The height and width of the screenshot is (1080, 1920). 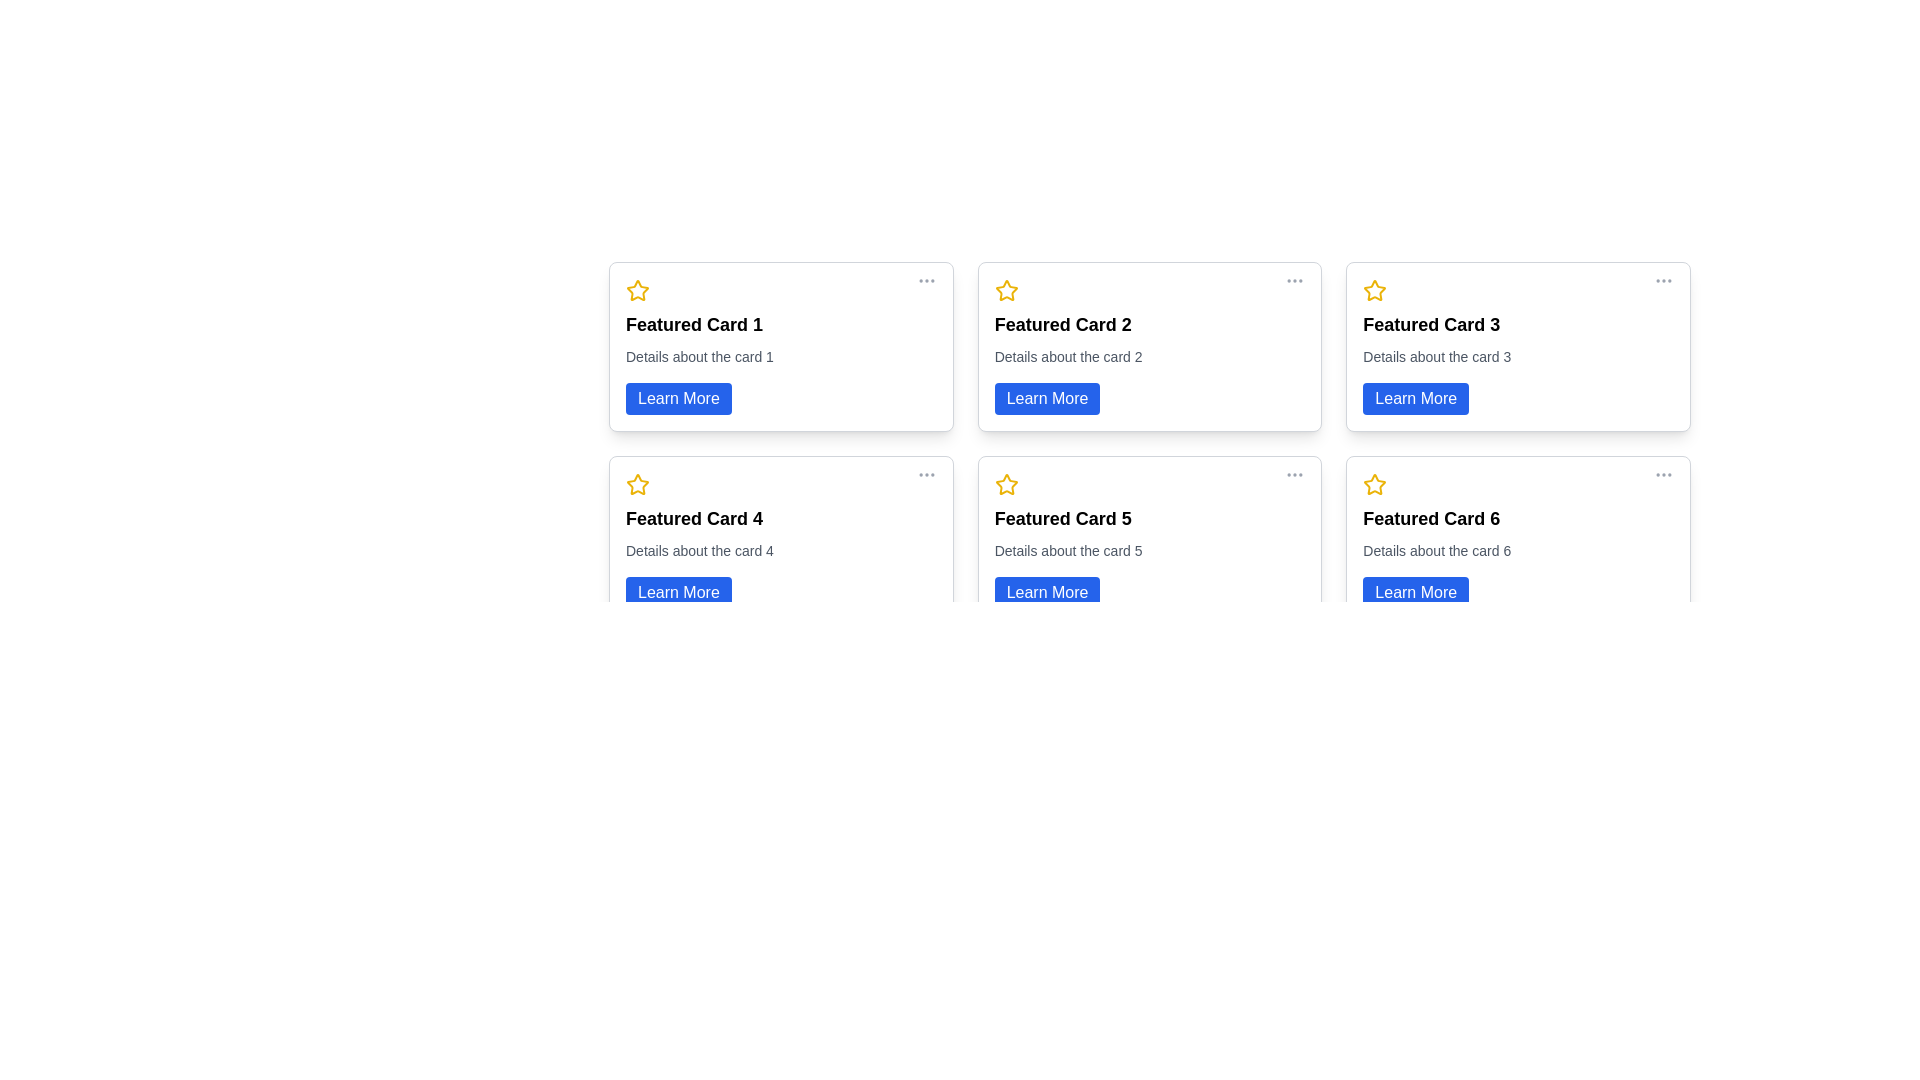 I want to click on information displayed in the Text block located beneath the title of 'Featured Card 3' and above the 'Learn More' button, so click(x=1436, y=356).